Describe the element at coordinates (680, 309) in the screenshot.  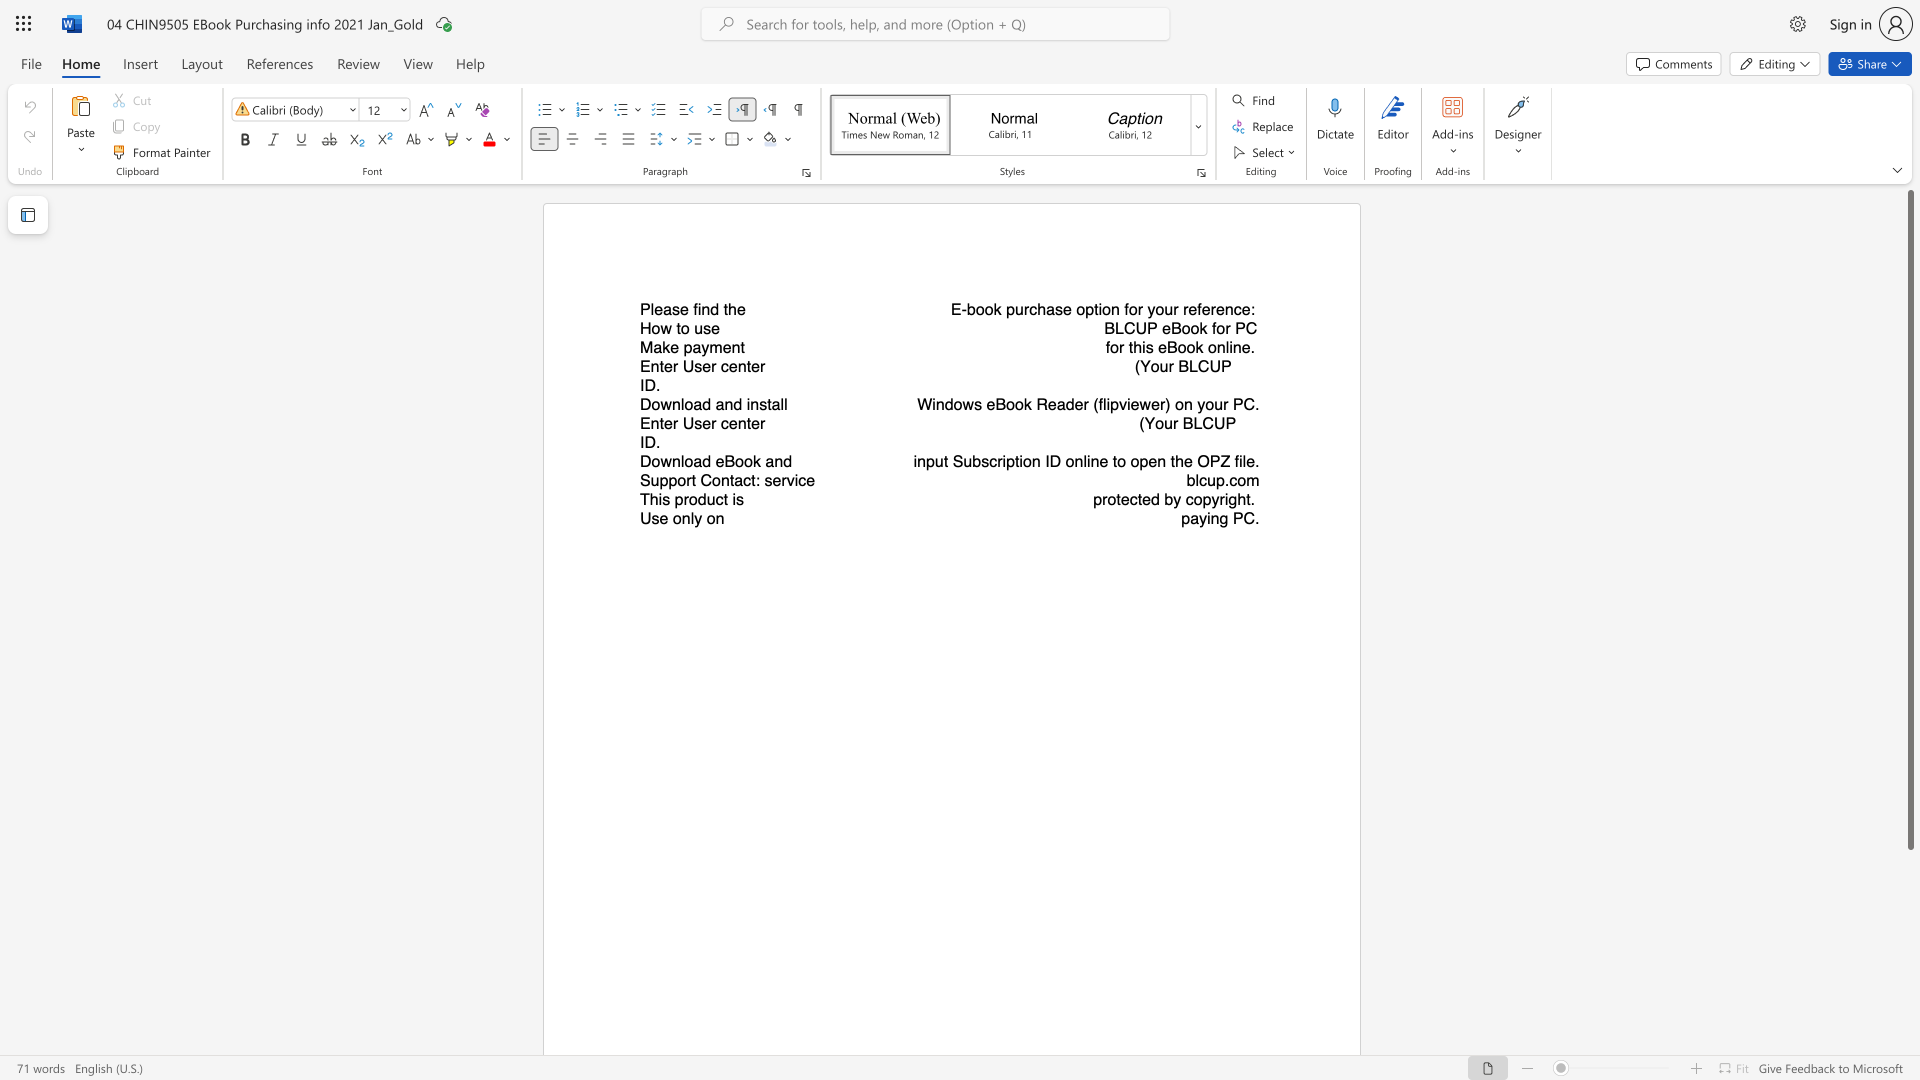
I see `the subset text "e find th" within the text "Please find the"` at that location.